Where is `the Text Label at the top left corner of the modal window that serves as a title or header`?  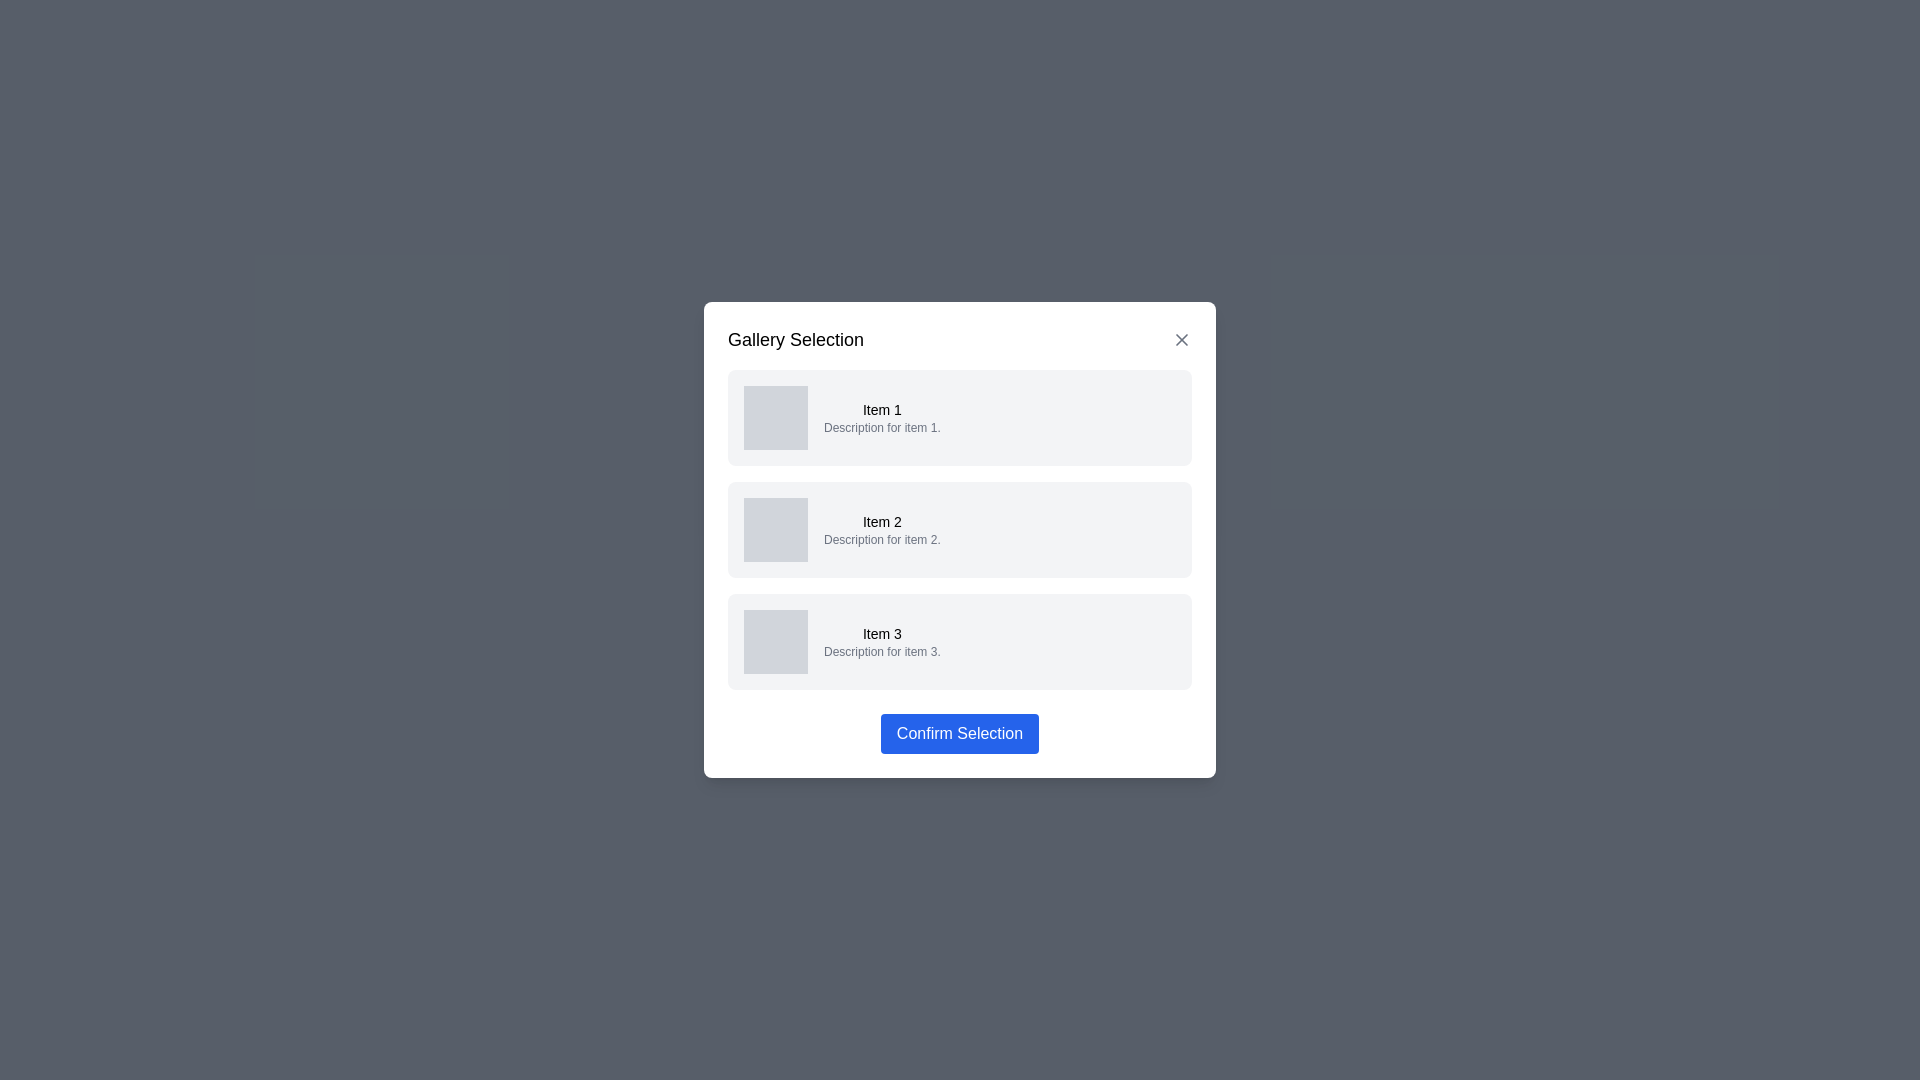 the Text Label at the top left corner of the modal window that serves as a title or header is located at coordinates (795, 338).